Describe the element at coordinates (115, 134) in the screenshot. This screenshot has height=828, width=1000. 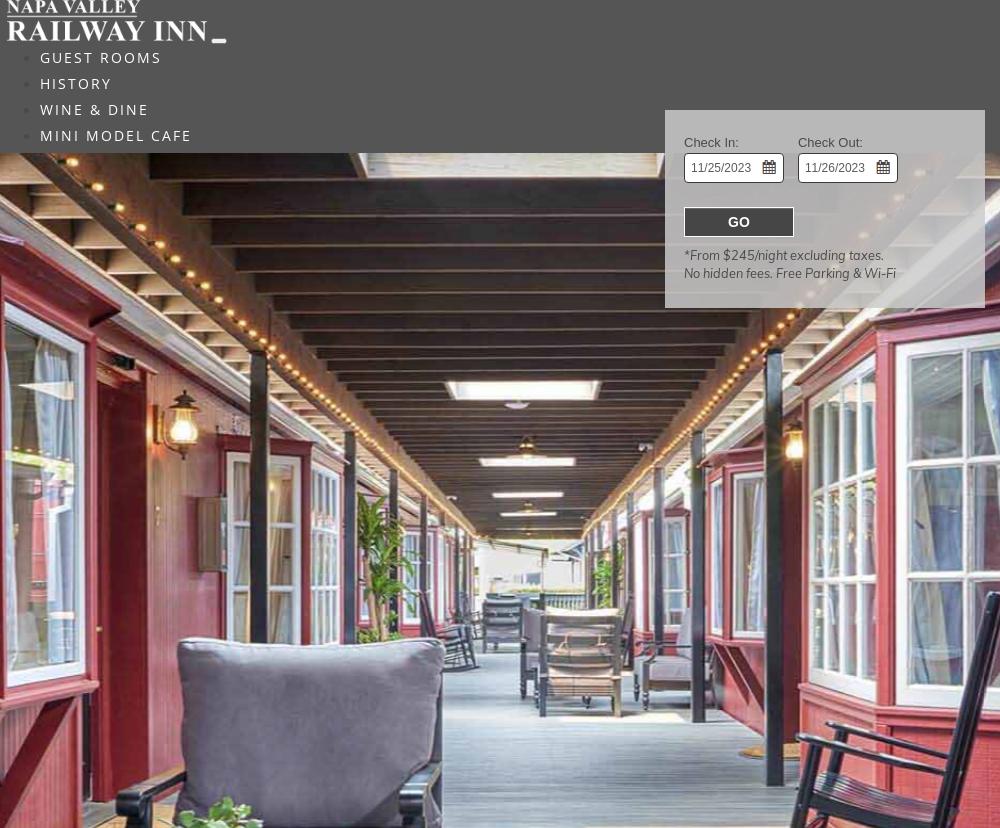
I see `'MINI MODEL CAFE'` at that location.